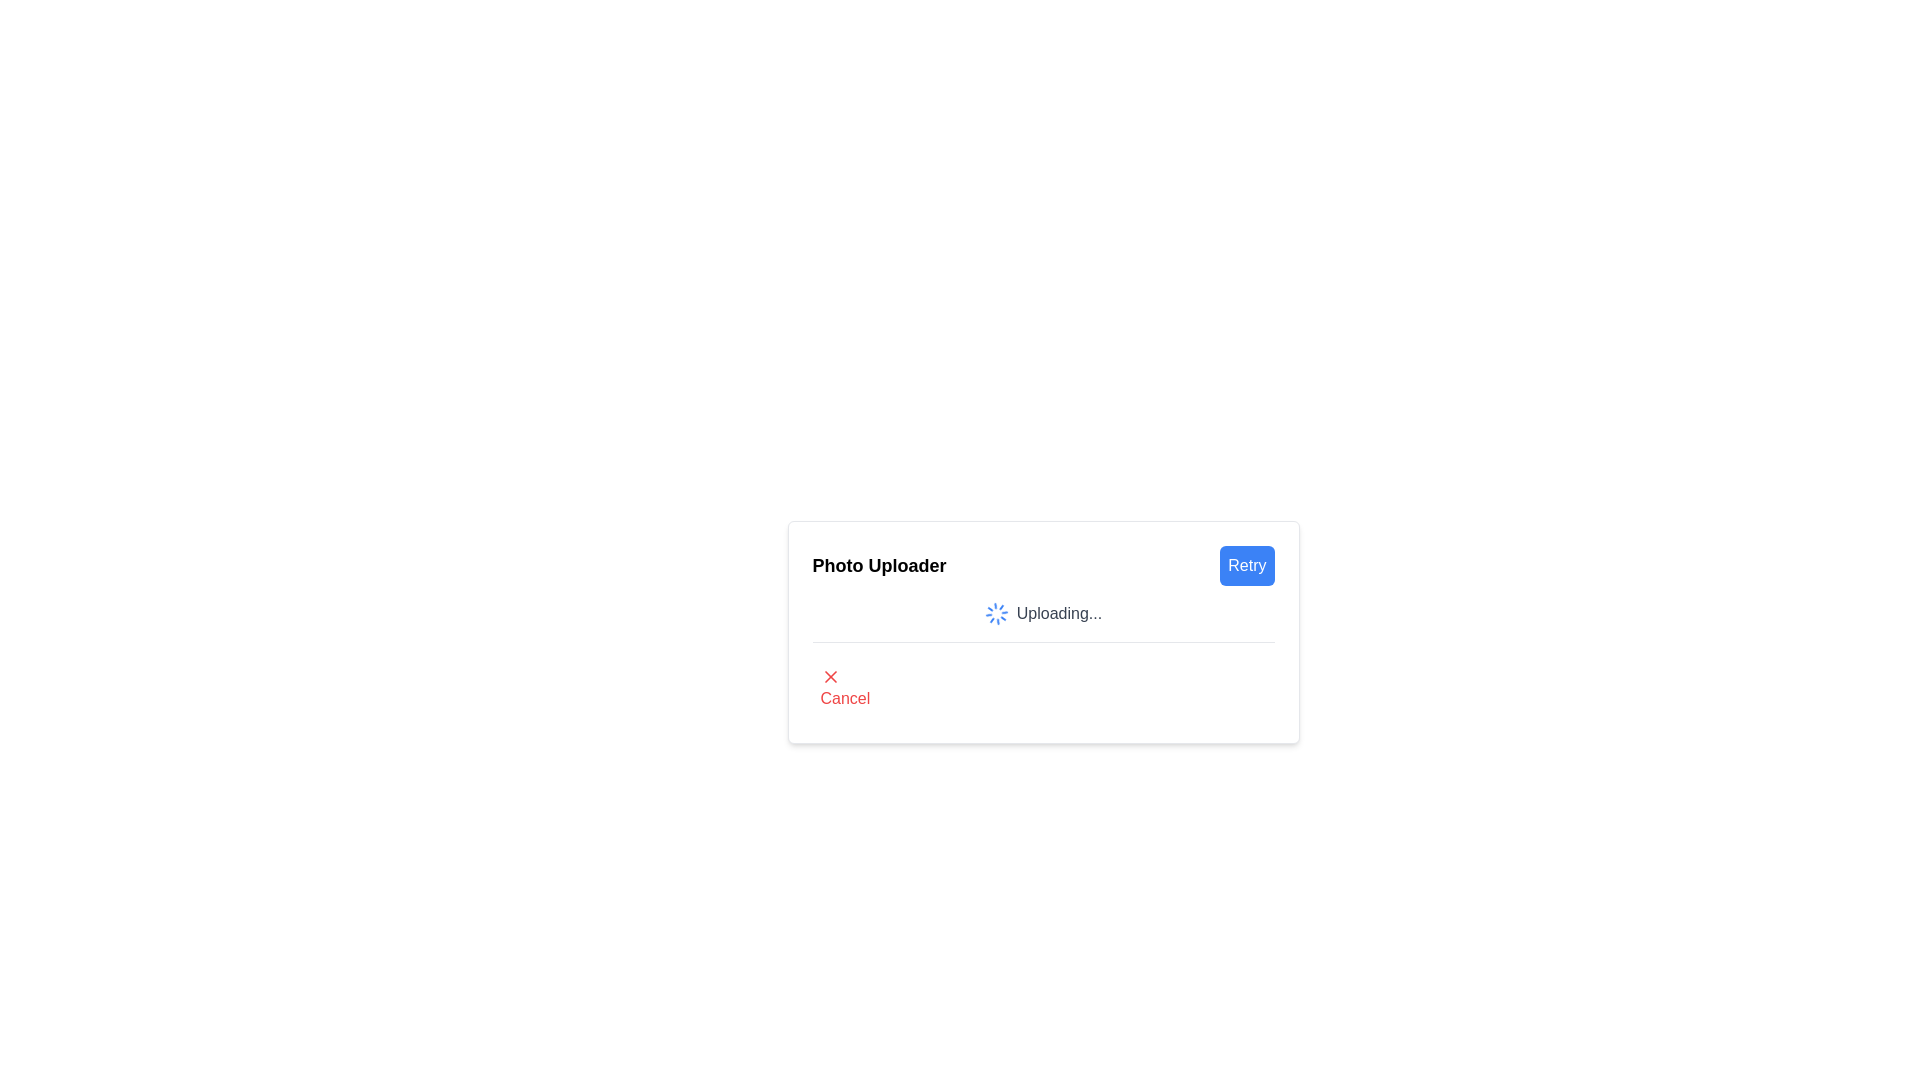  Describe the element at coordinates (996, 612) in the screenshot. I see `the circular blue loader animation located in the 'Photo Uploader' section, which is positioned to the left of the 'Uploading...' text` at that location.